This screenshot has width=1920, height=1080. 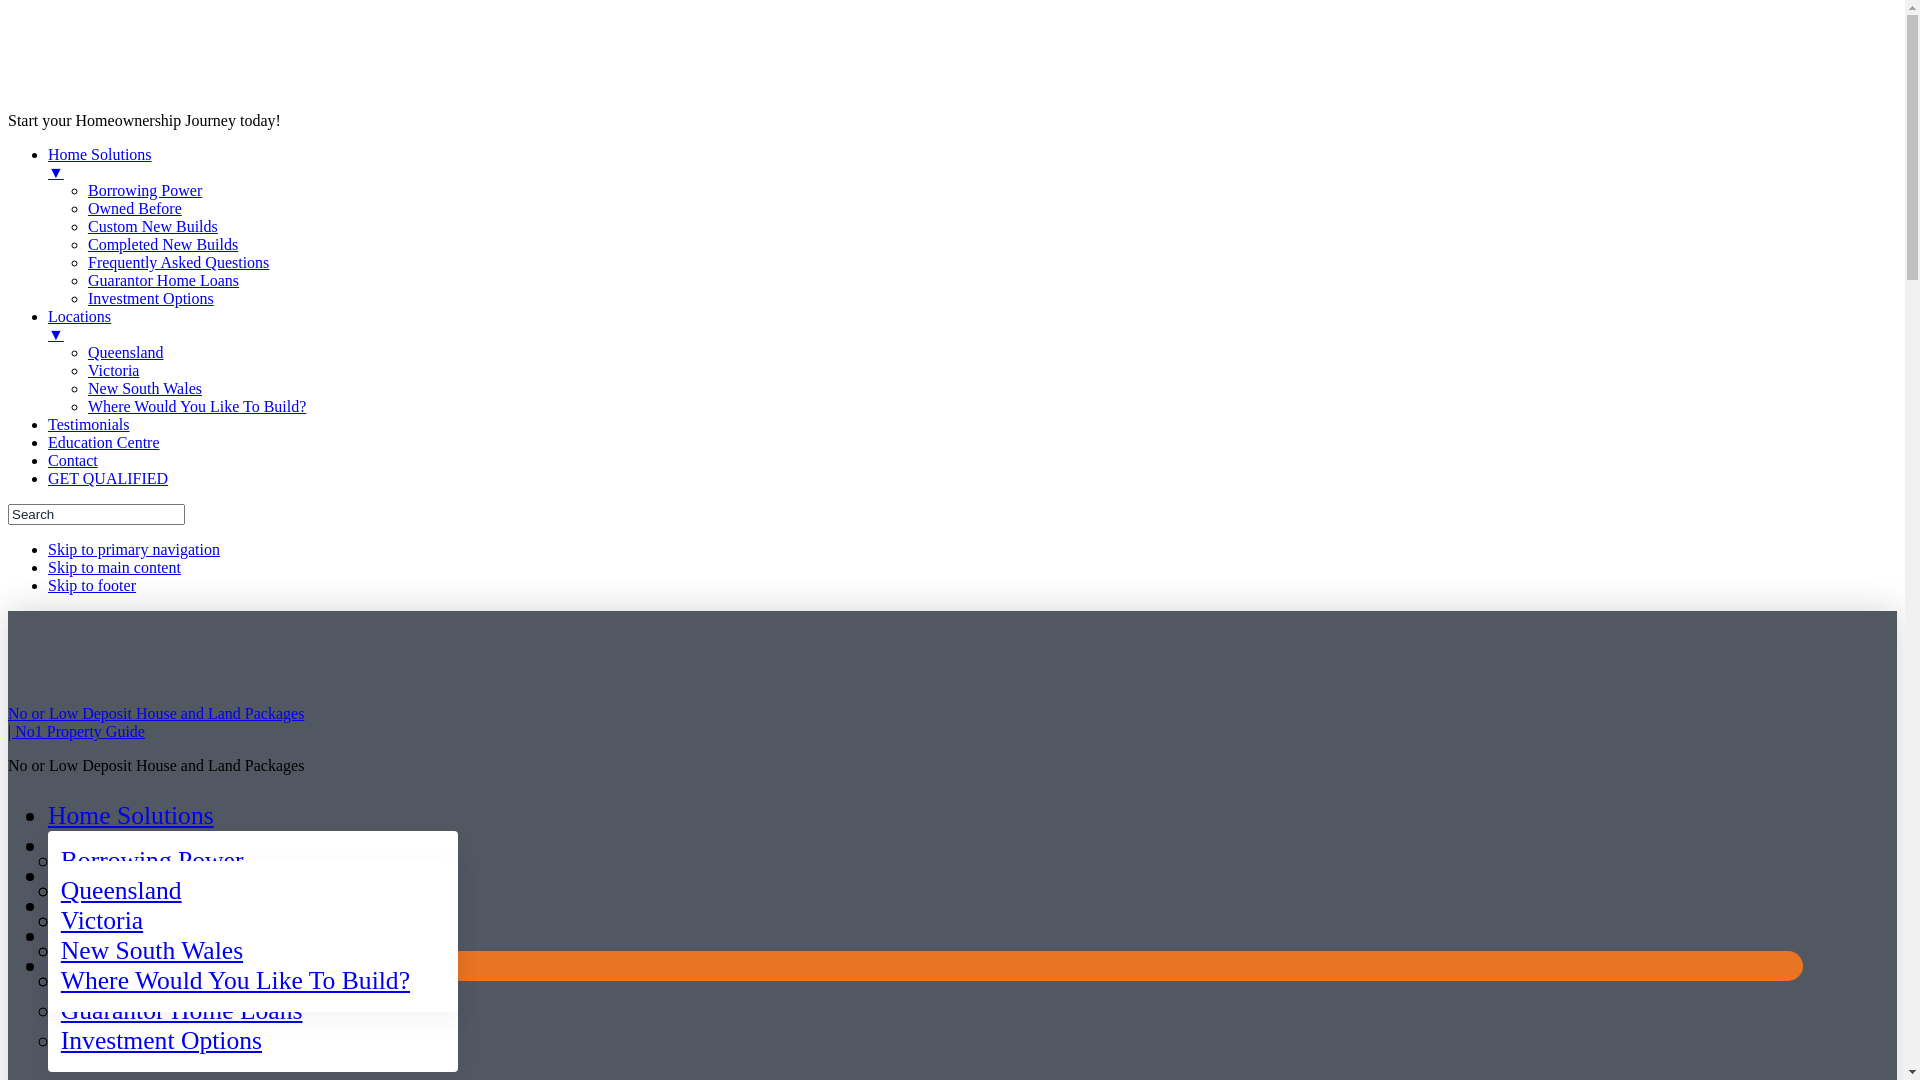 I want to click on 'Testimonials', so click(x=88, y=423).